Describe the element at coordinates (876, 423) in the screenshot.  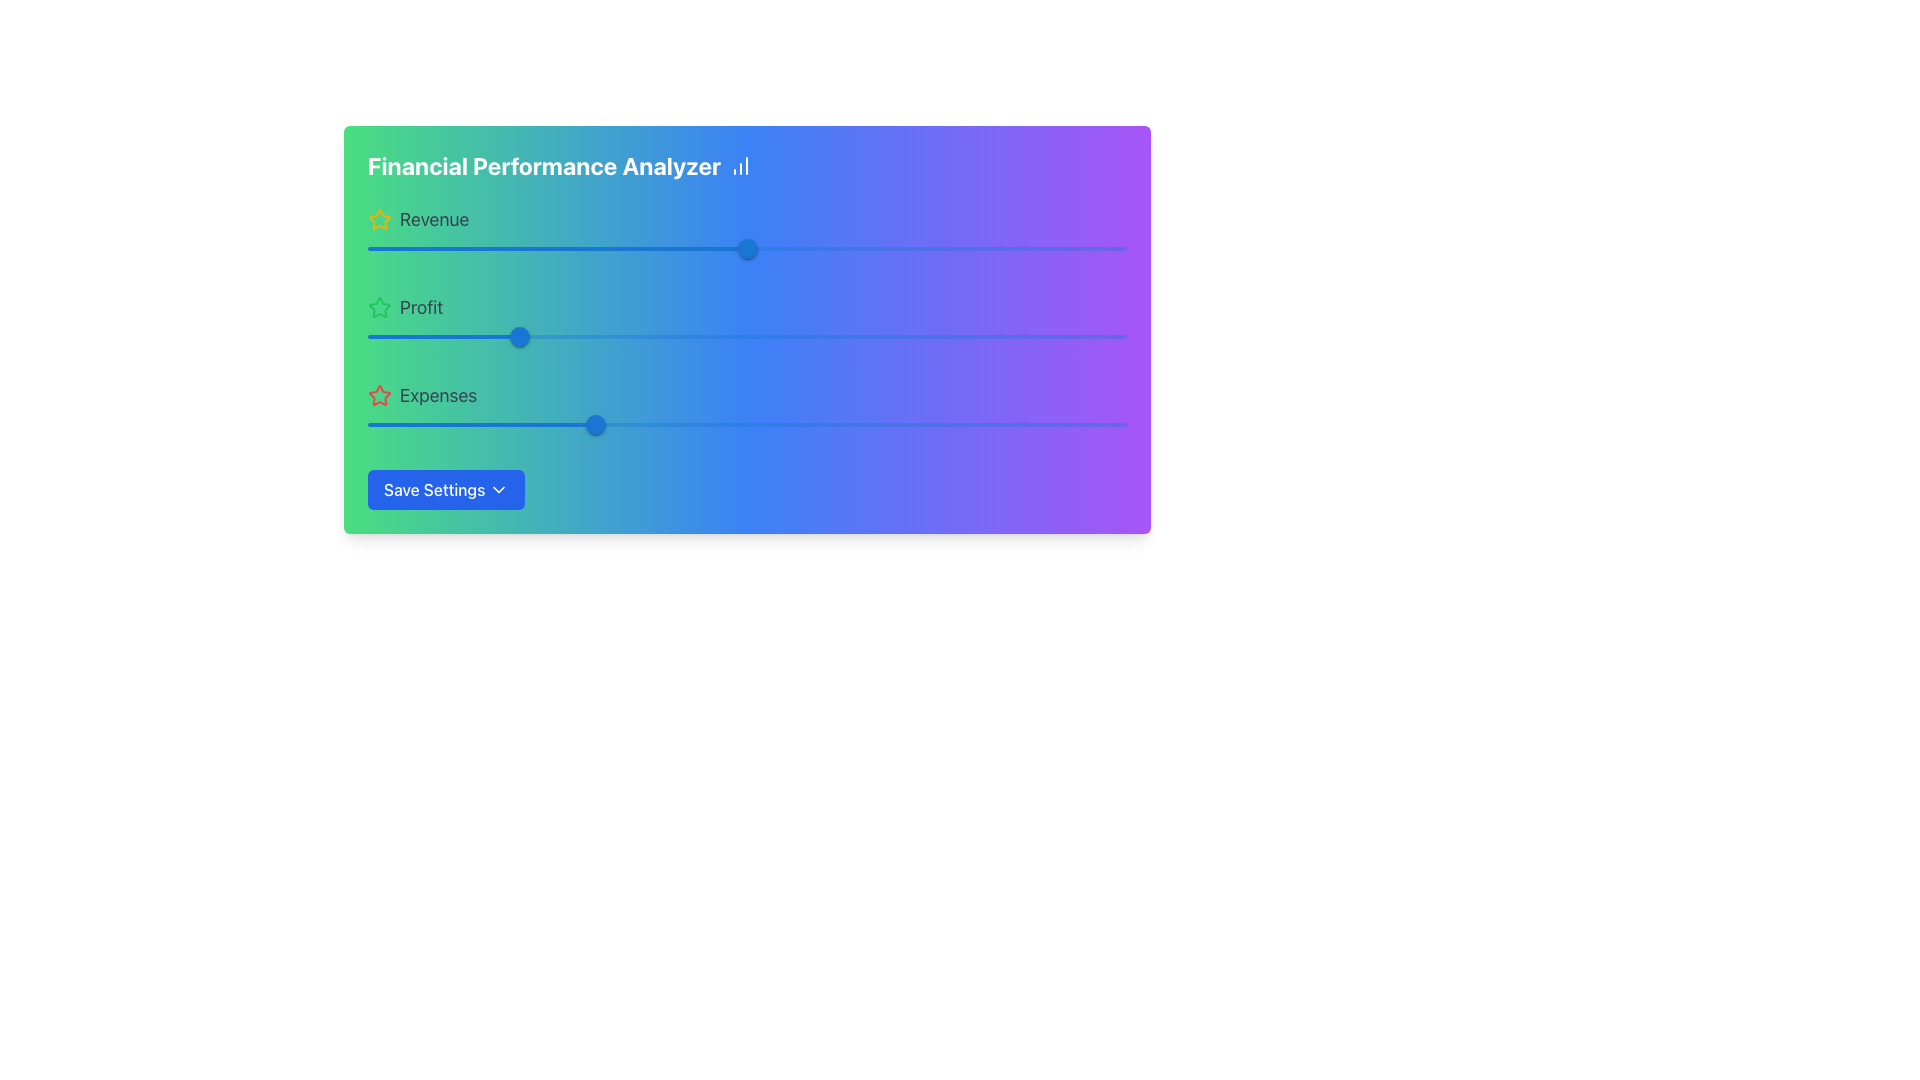
I see `the Expenses slider` at that location.